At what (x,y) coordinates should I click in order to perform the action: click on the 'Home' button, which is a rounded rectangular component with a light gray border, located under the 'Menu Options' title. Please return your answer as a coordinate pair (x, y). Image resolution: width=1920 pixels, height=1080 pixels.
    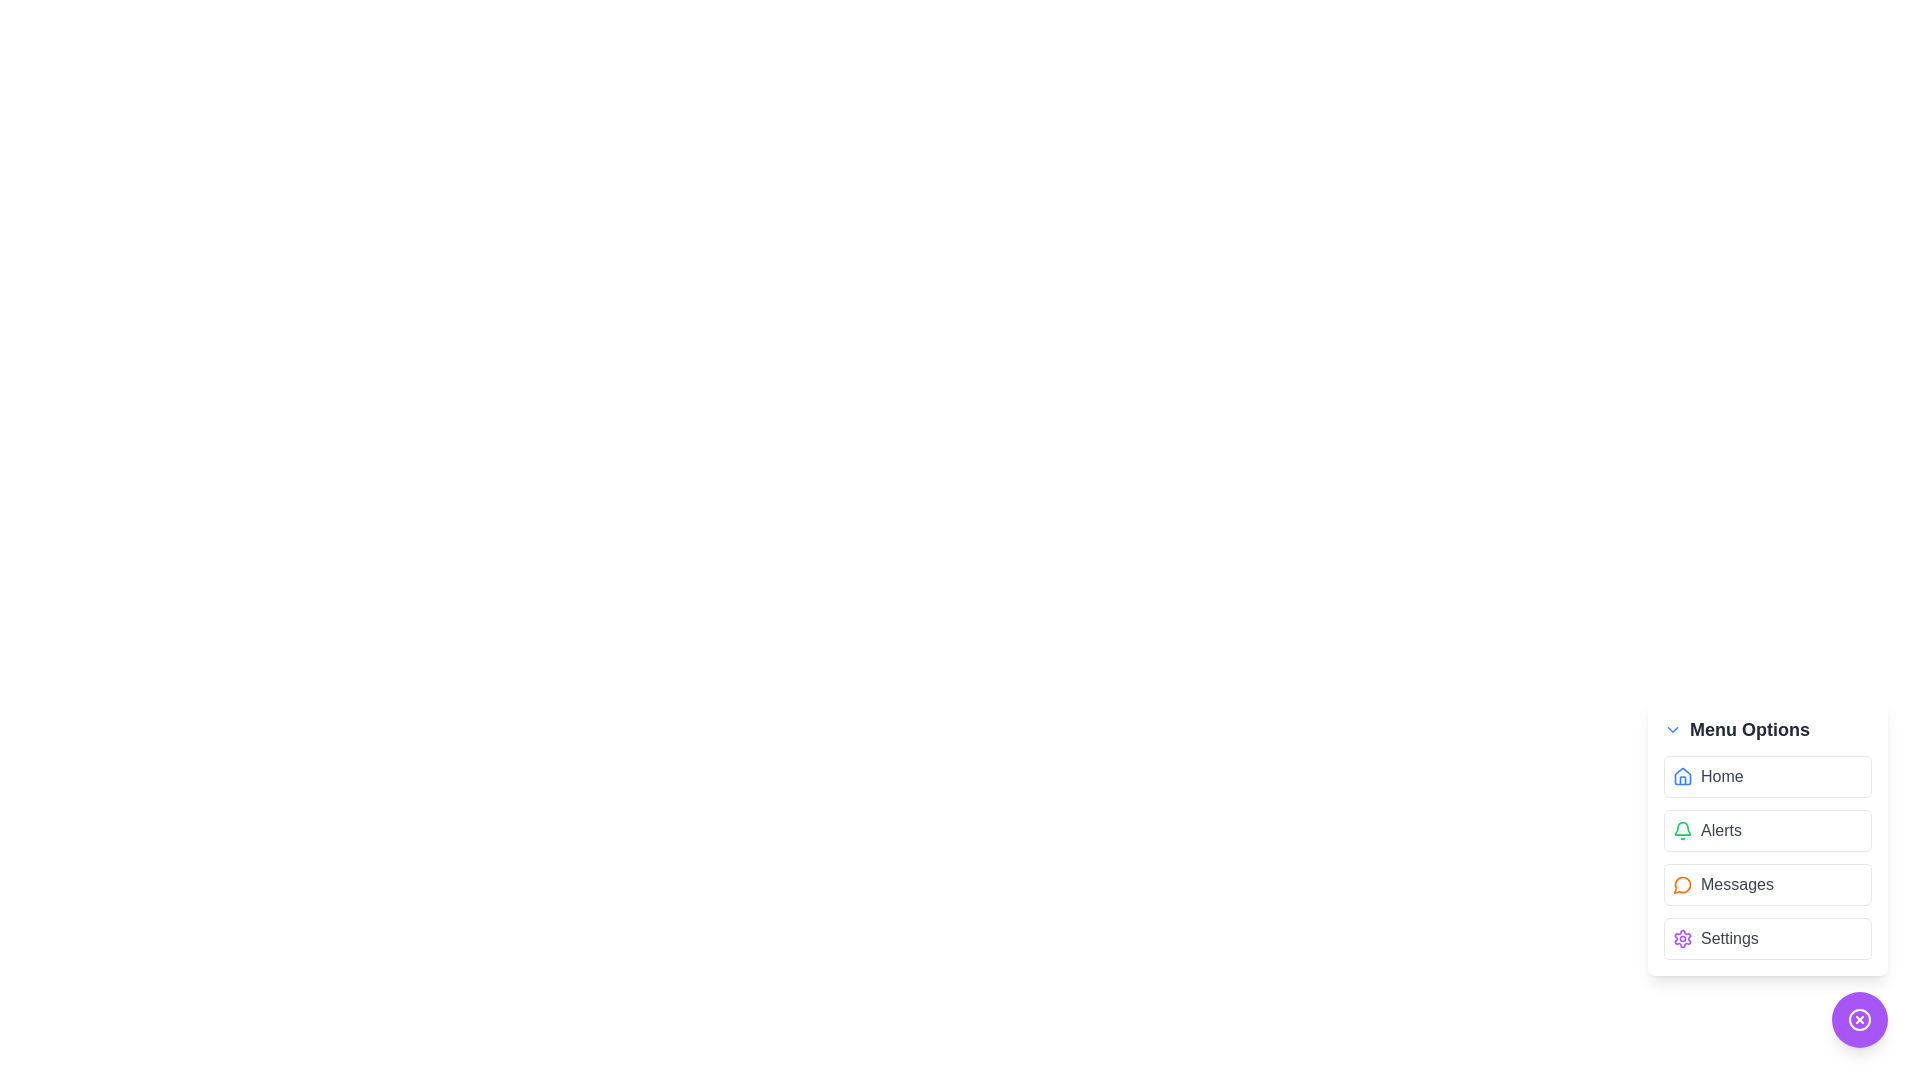
    Looking at the image, I should click on (1767, 775).